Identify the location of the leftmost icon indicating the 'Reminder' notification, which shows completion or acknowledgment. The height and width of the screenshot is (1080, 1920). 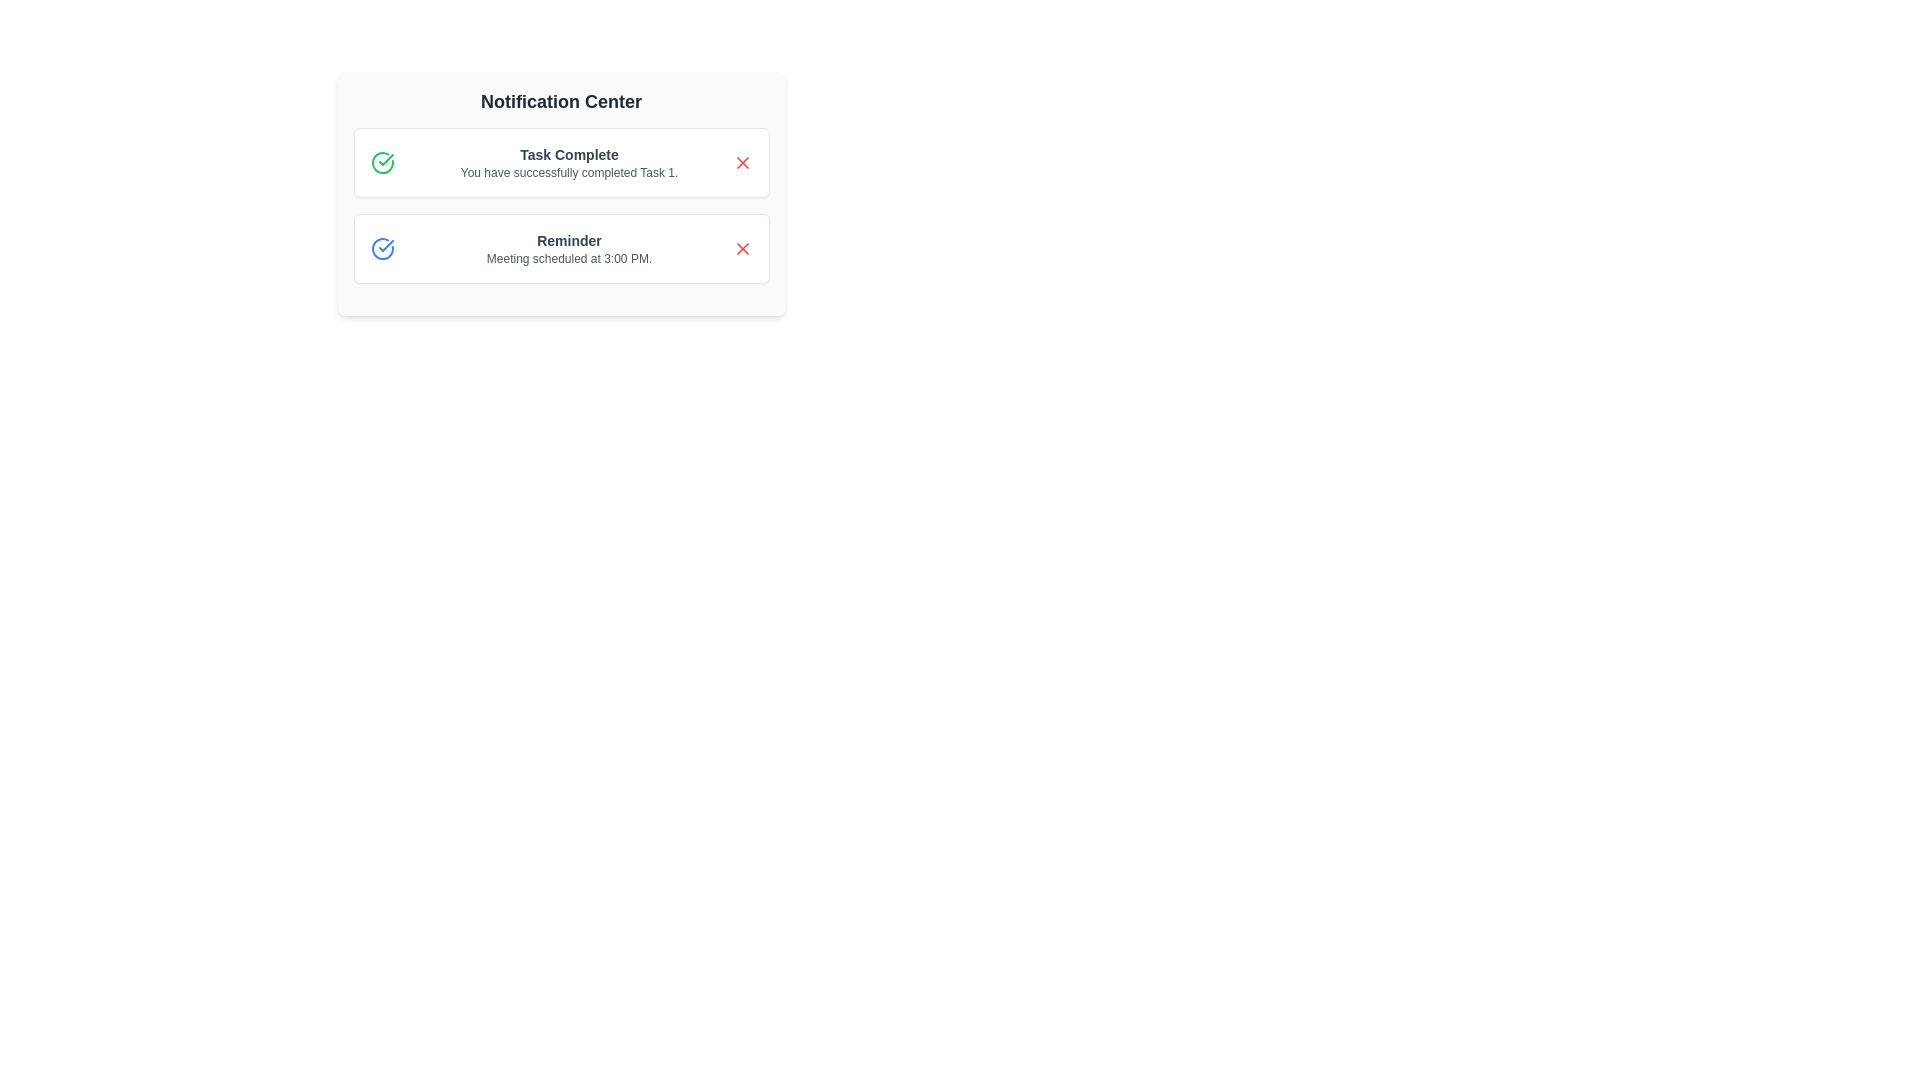
(382, 248).